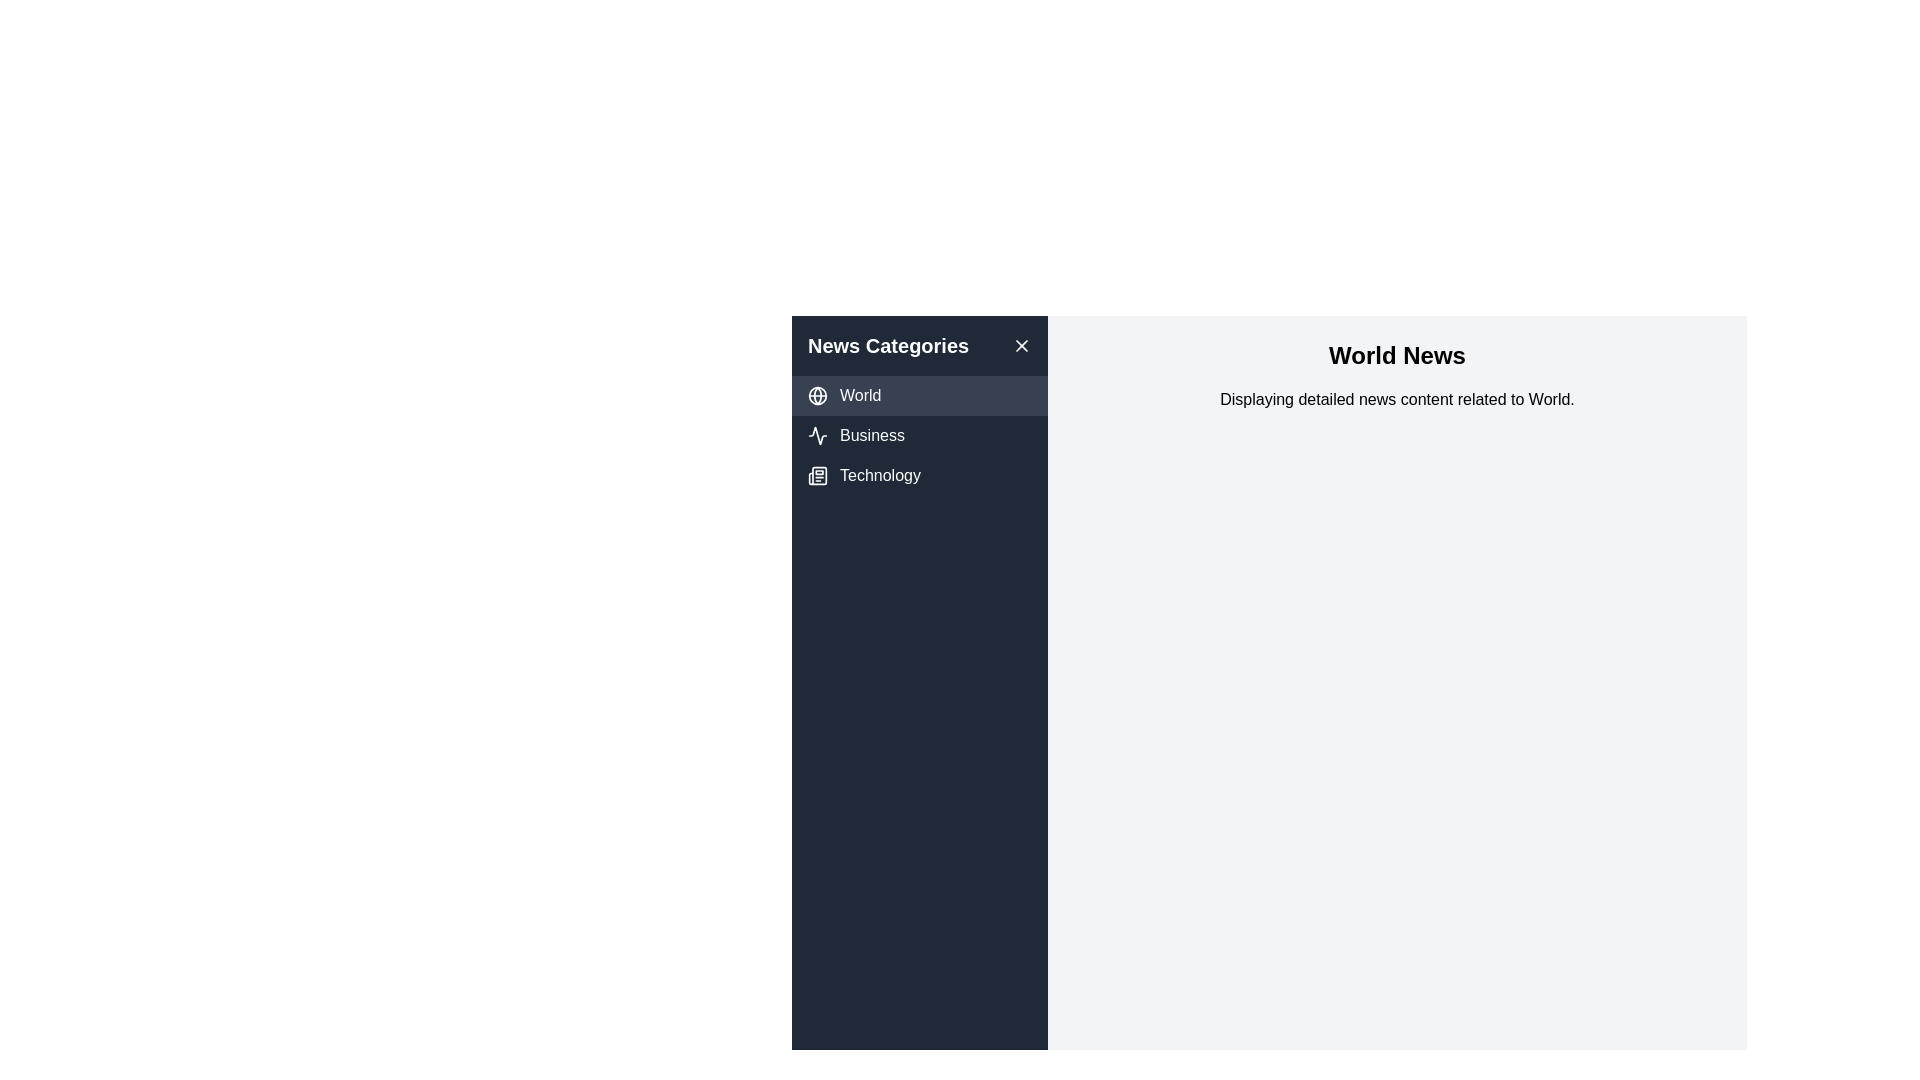 This screenshot has height=1080, width=1920. What do you see at coordinates (919, 396) in the screenshot?
I see `the news category World from the list` at bounding box center [919, 396].